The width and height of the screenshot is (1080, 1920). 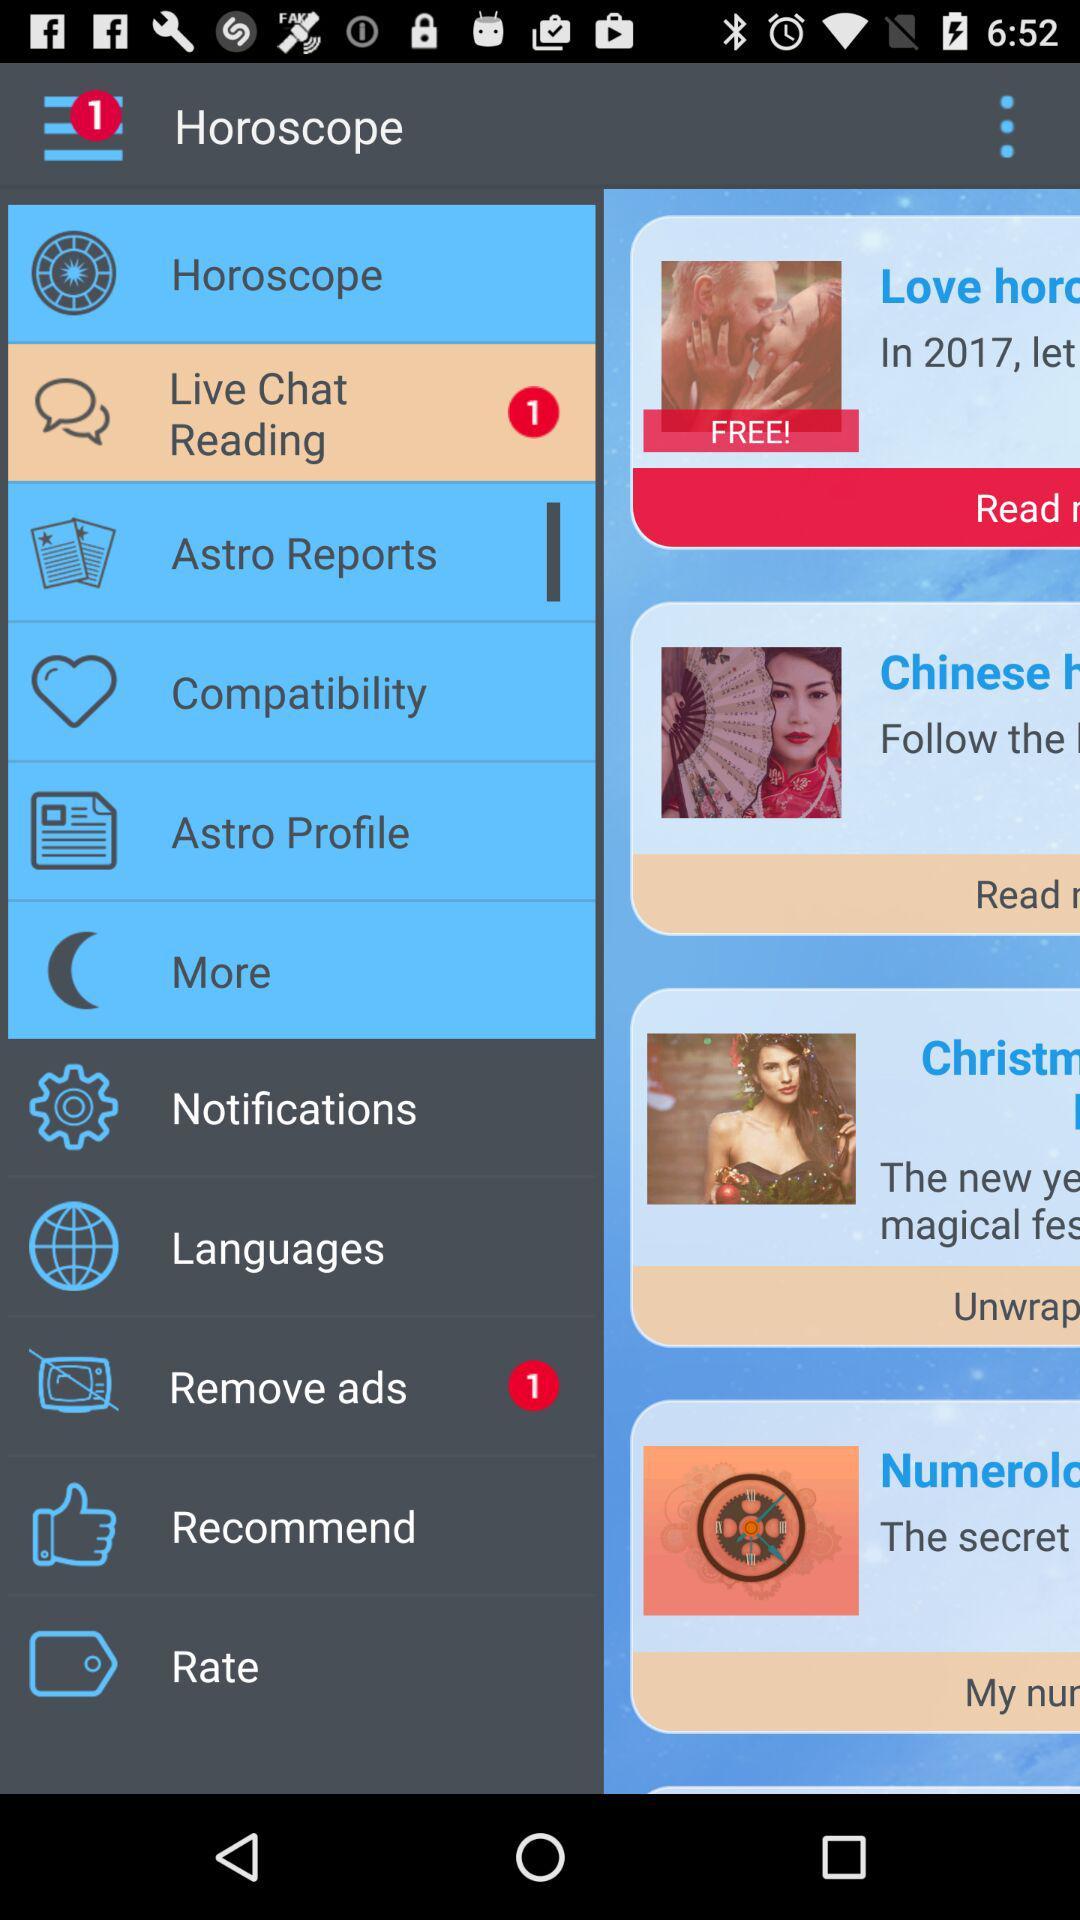 I want to click on the the new year icon, so click(x=978, y=1199).